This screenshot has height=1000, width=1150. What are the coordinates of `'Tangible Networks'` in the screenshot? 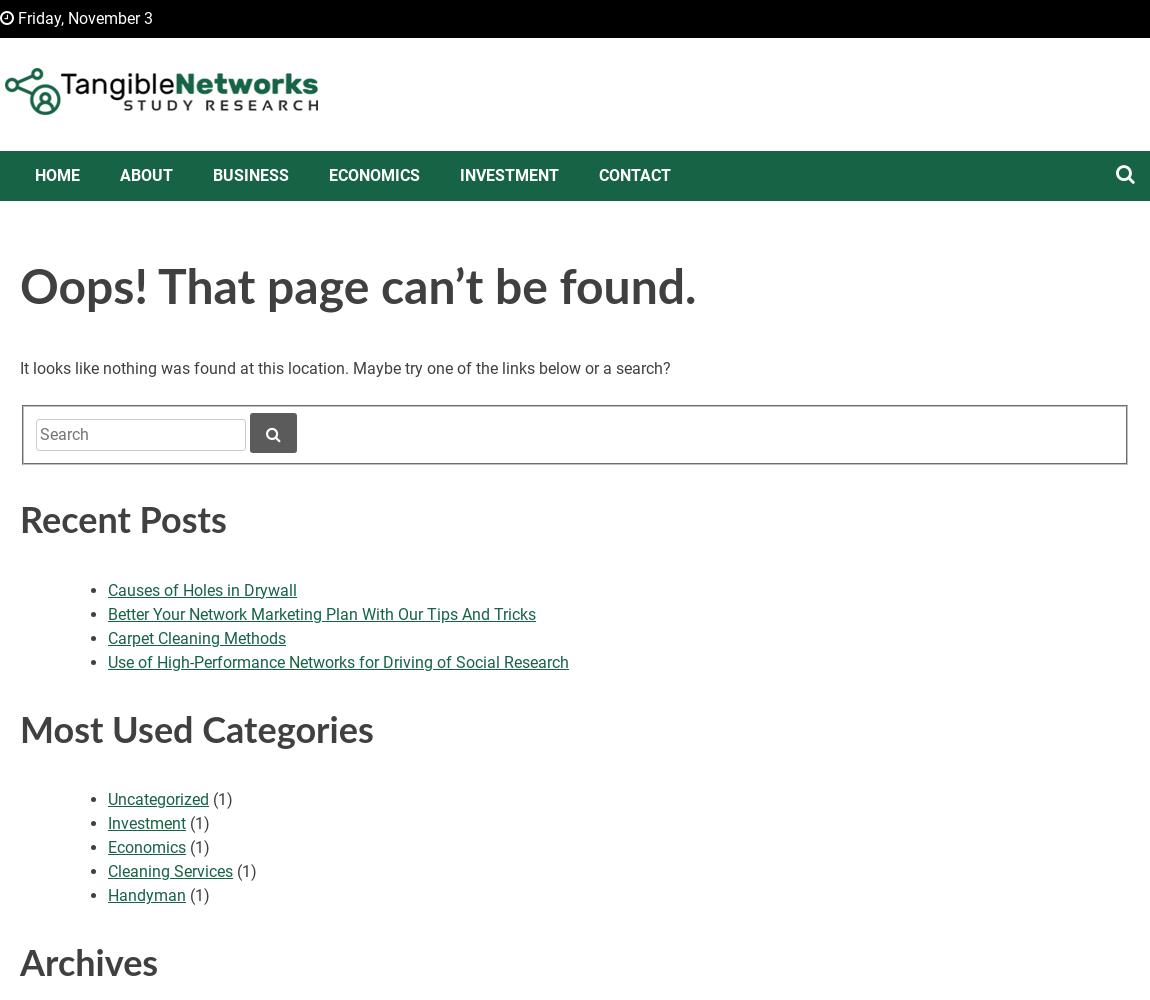 It's located at (164, 156).